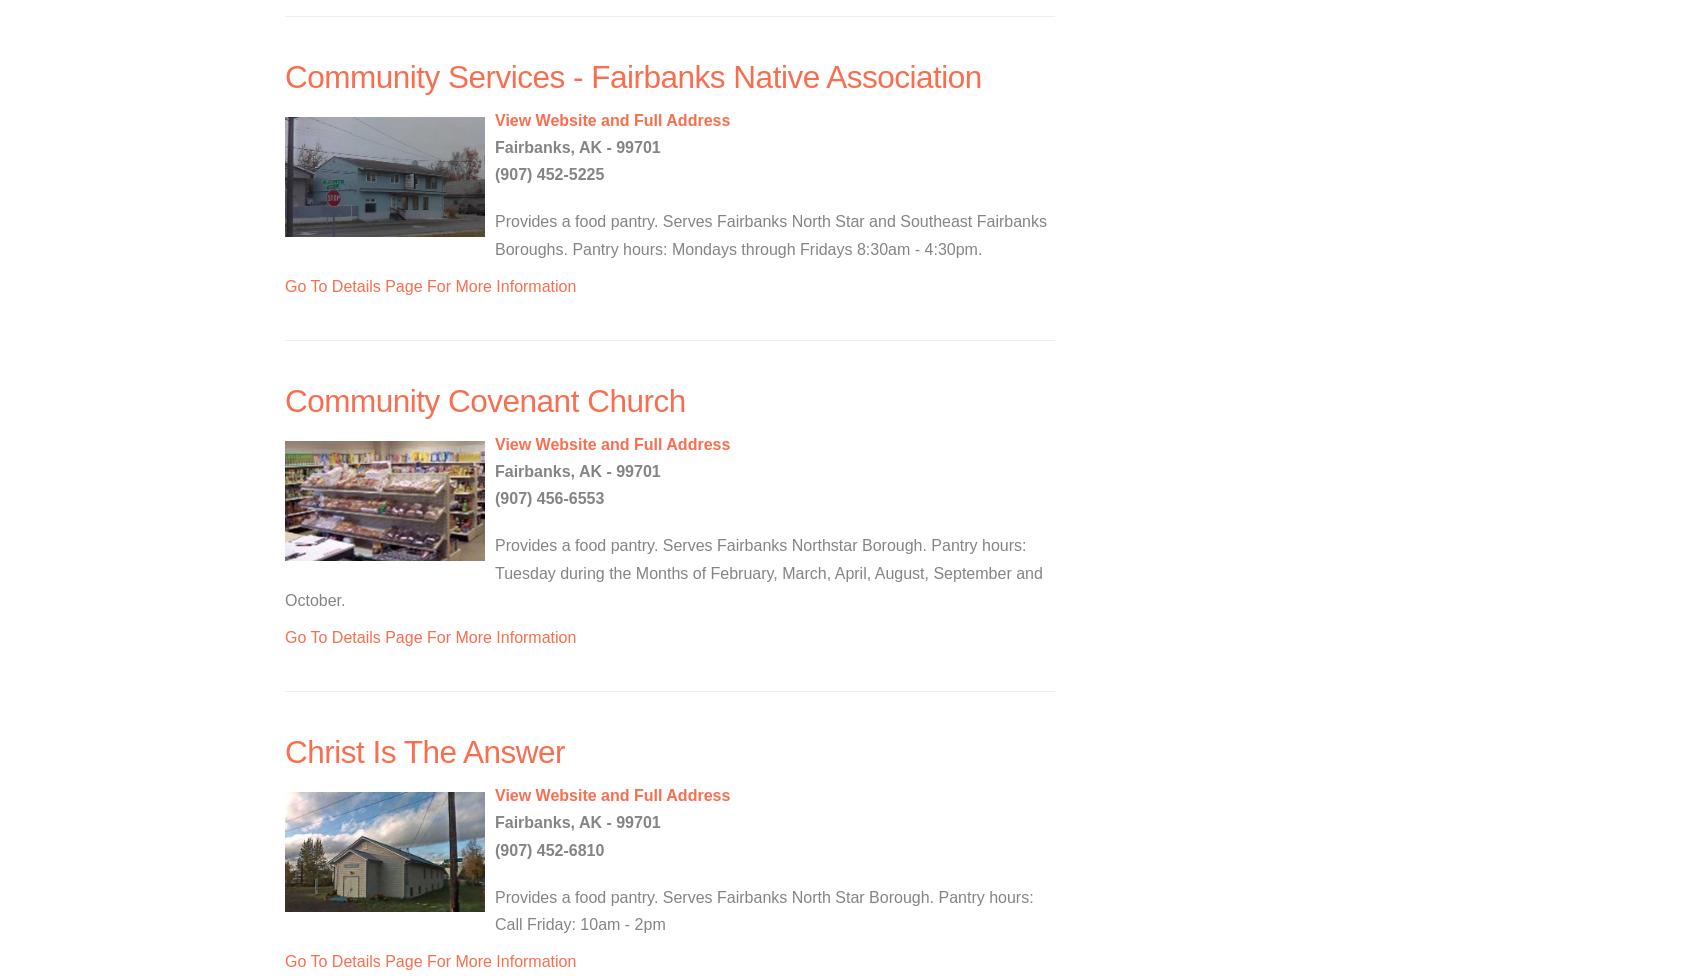 This screenshot has width=1700, height=979. I want to click on '(907) 452-5225', so click(548, 174).